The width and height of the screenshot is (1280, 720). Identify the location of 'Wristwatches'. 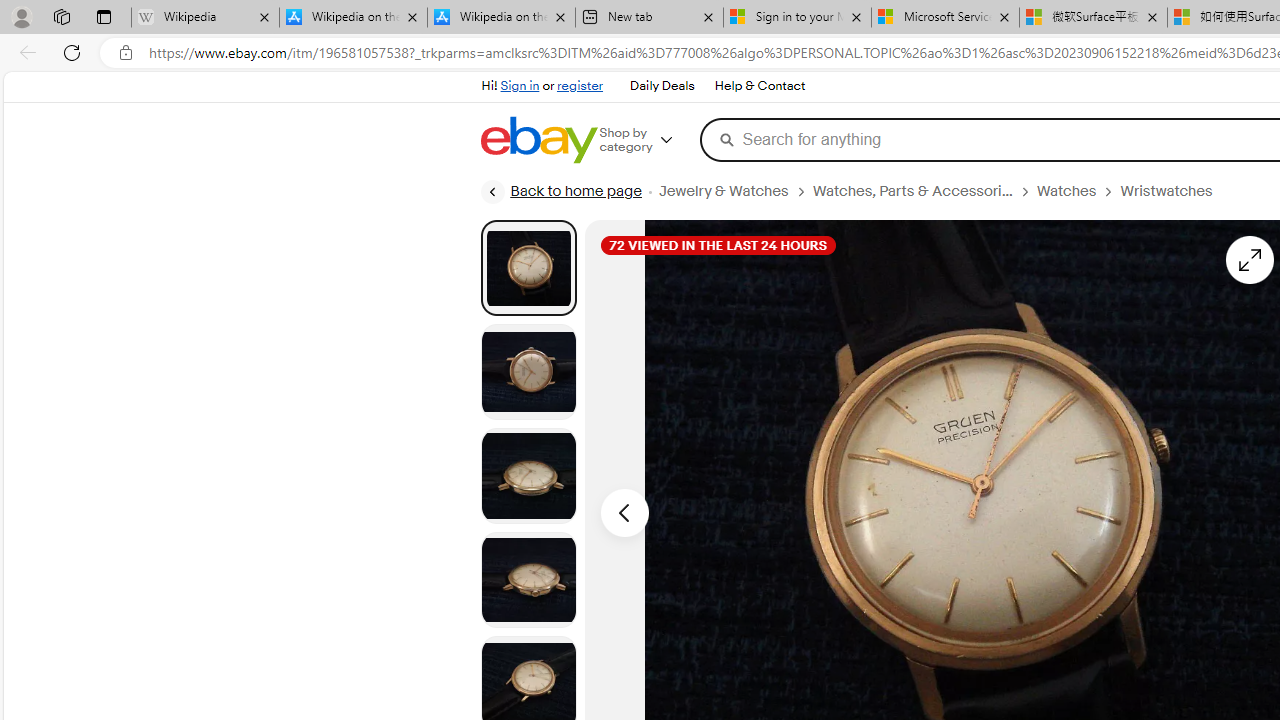
(1174, 191).